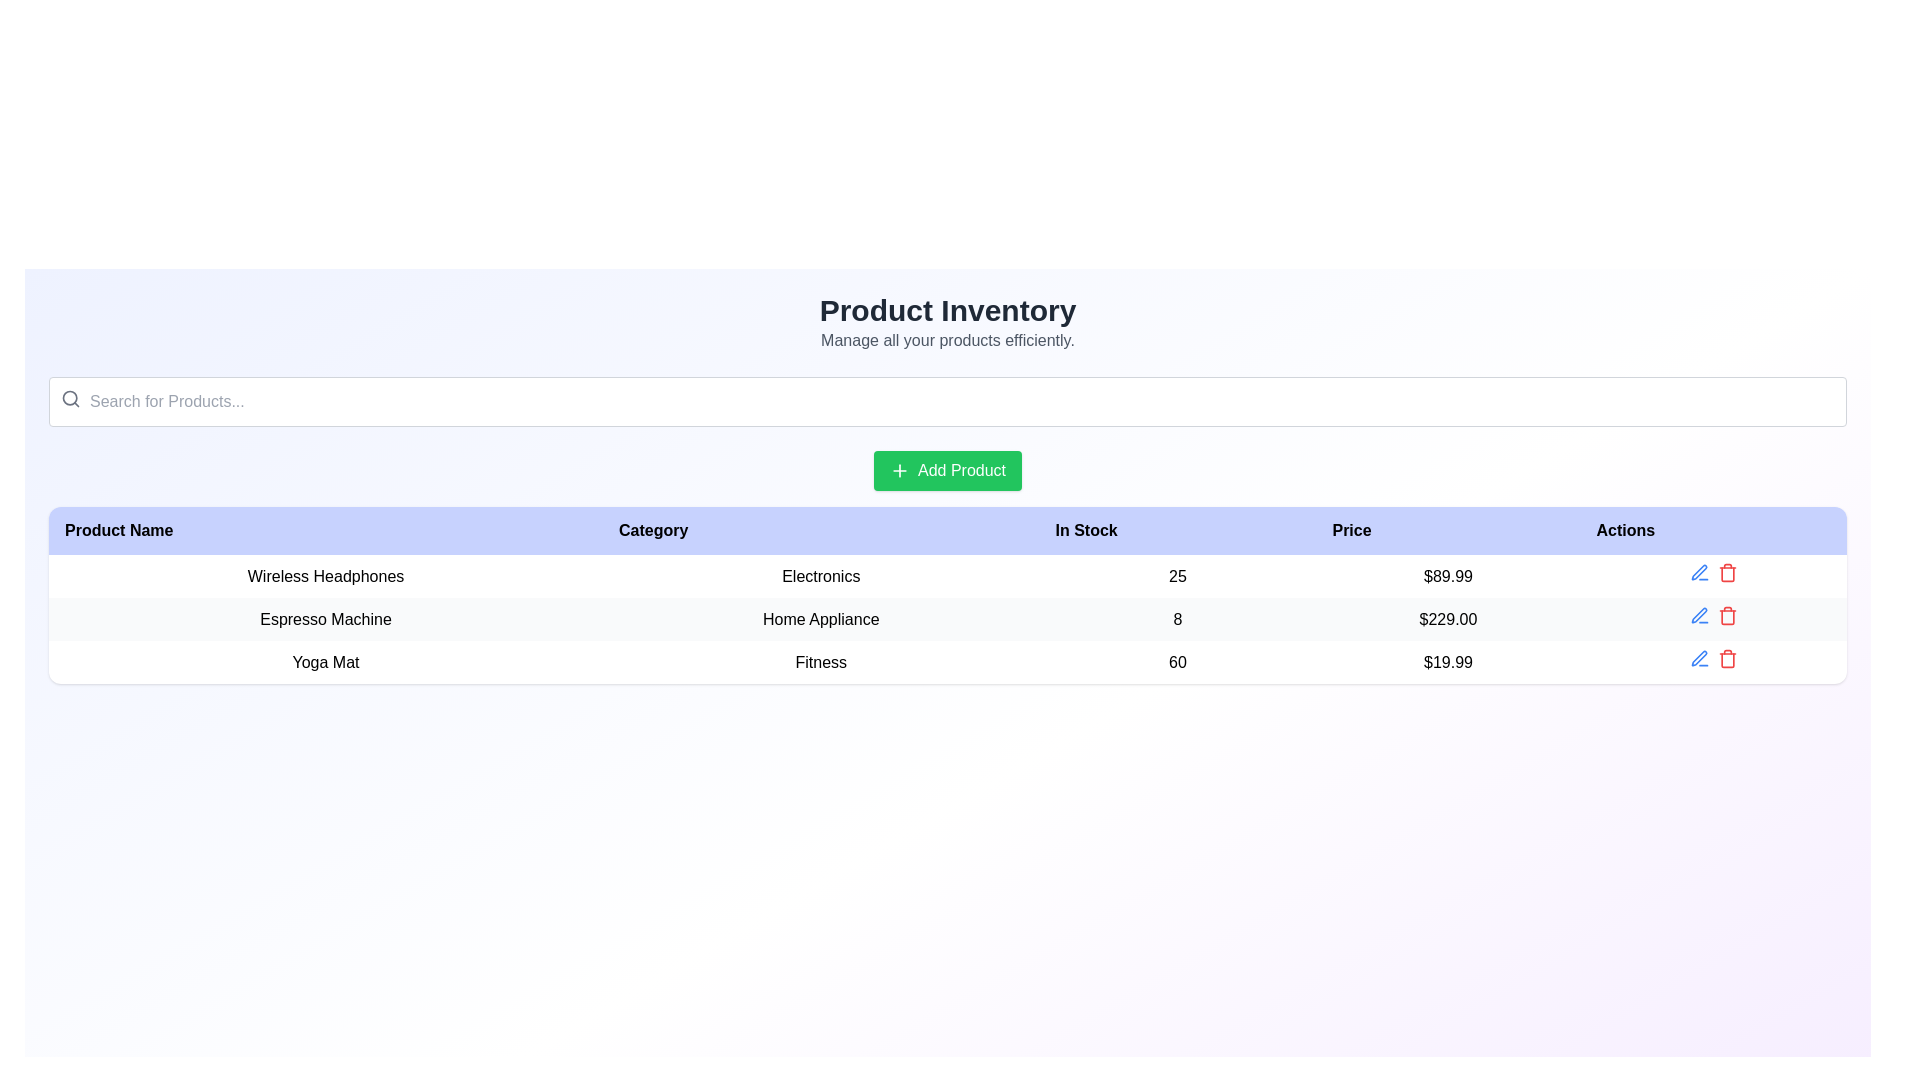 The height and width of the screenshot is (1080, 1920). I want to click on the 'Home Appliance' label in the 'Category' column of the table for the product 'Espresso Machine', so click(821, 618).